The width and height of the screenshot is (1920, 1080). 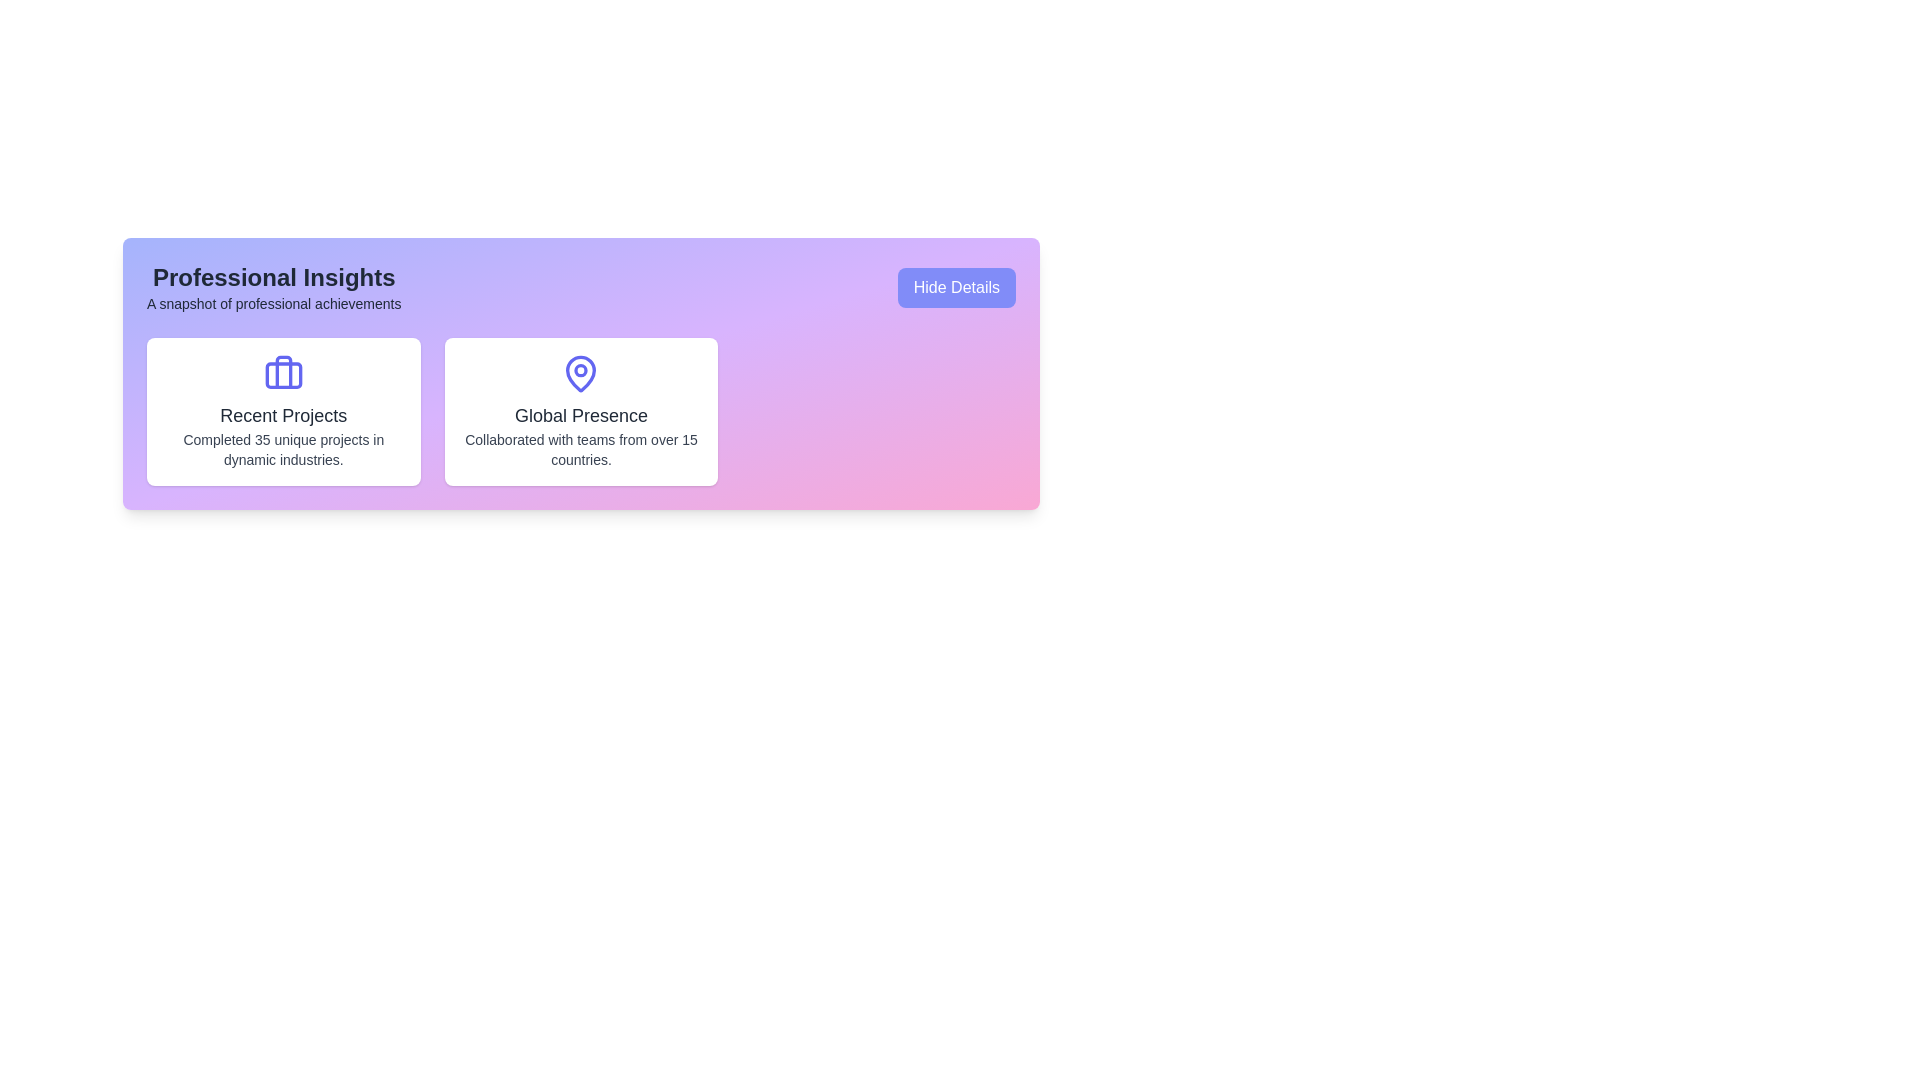 What do you see at coordinates (580, 374) in the screenshot?
I see `the map pin icon with a blue outline located on the right card in the 'Global Presence' section, positioned centrally above the text descriptions` at bounding box center [580, 374].